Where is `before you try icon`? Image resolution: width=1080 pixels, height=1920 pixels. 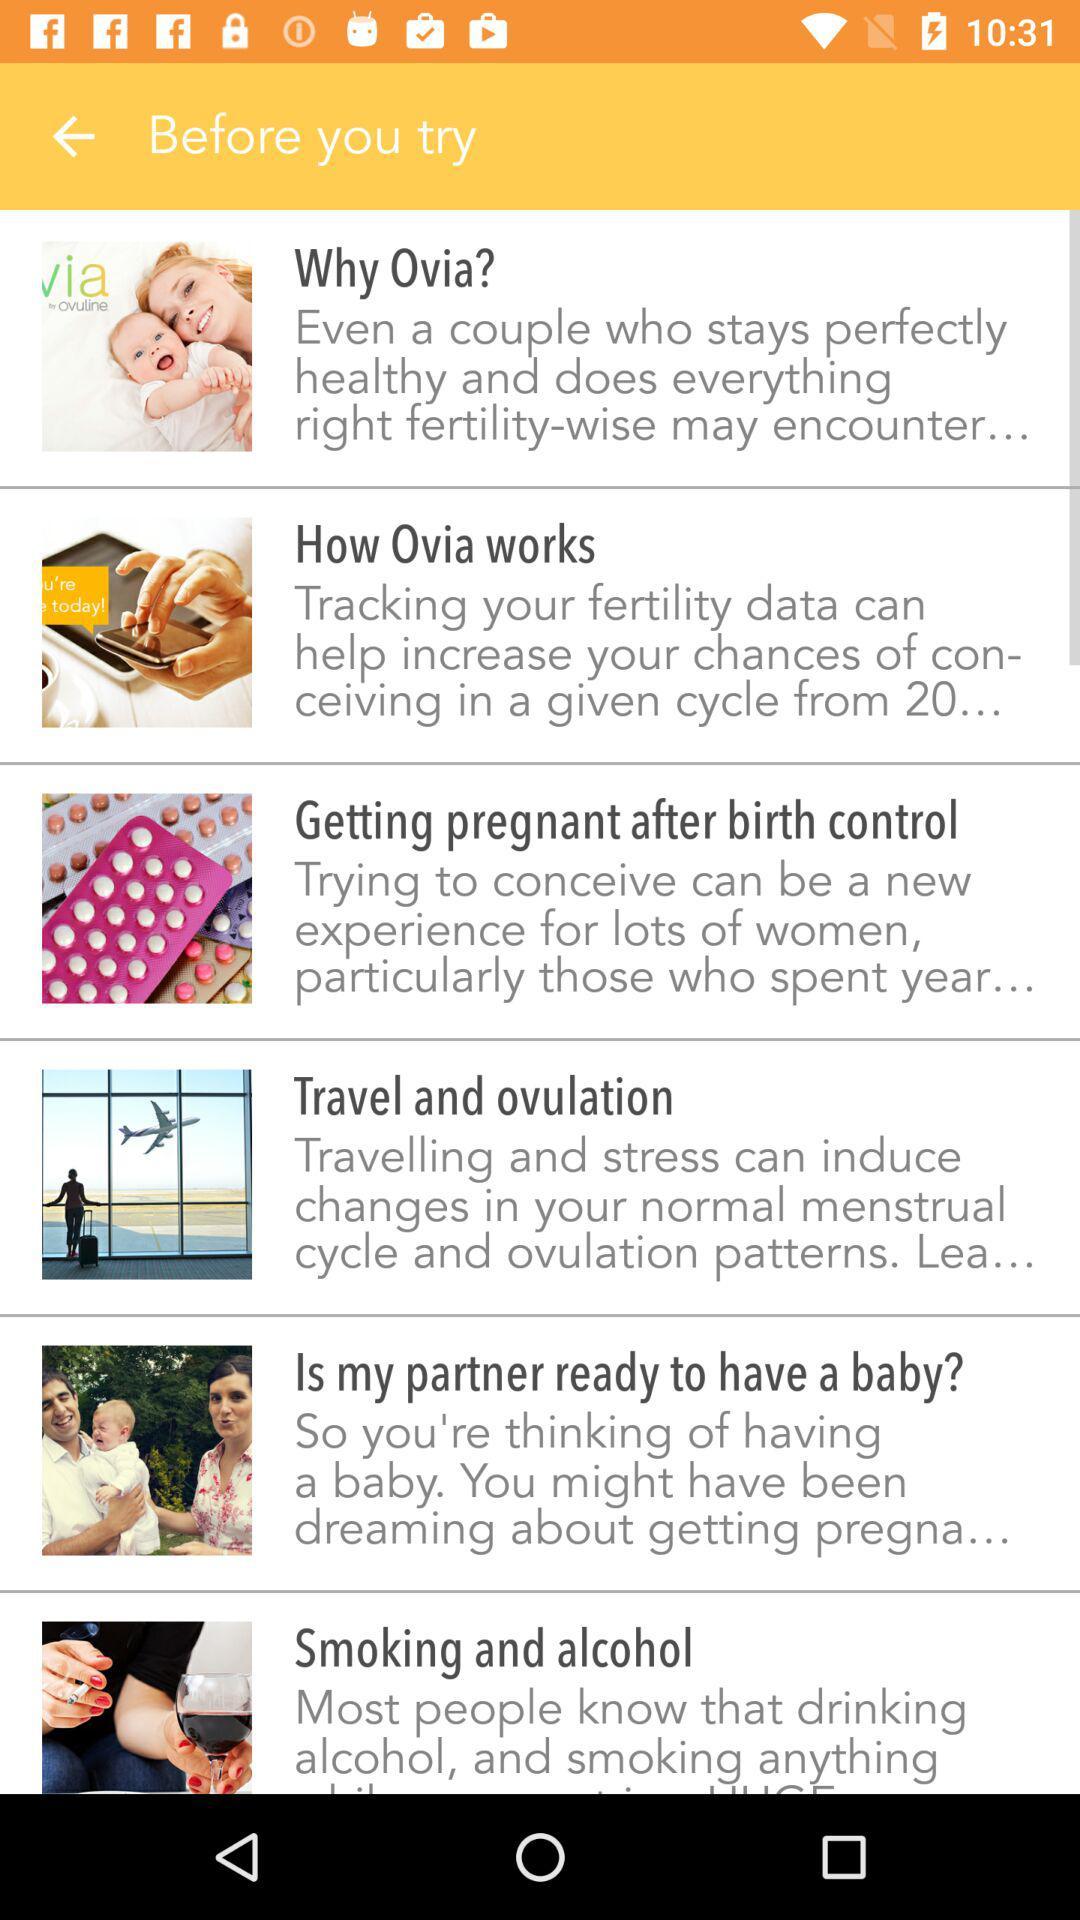 before you try icon is located at coordinates (612, 135).